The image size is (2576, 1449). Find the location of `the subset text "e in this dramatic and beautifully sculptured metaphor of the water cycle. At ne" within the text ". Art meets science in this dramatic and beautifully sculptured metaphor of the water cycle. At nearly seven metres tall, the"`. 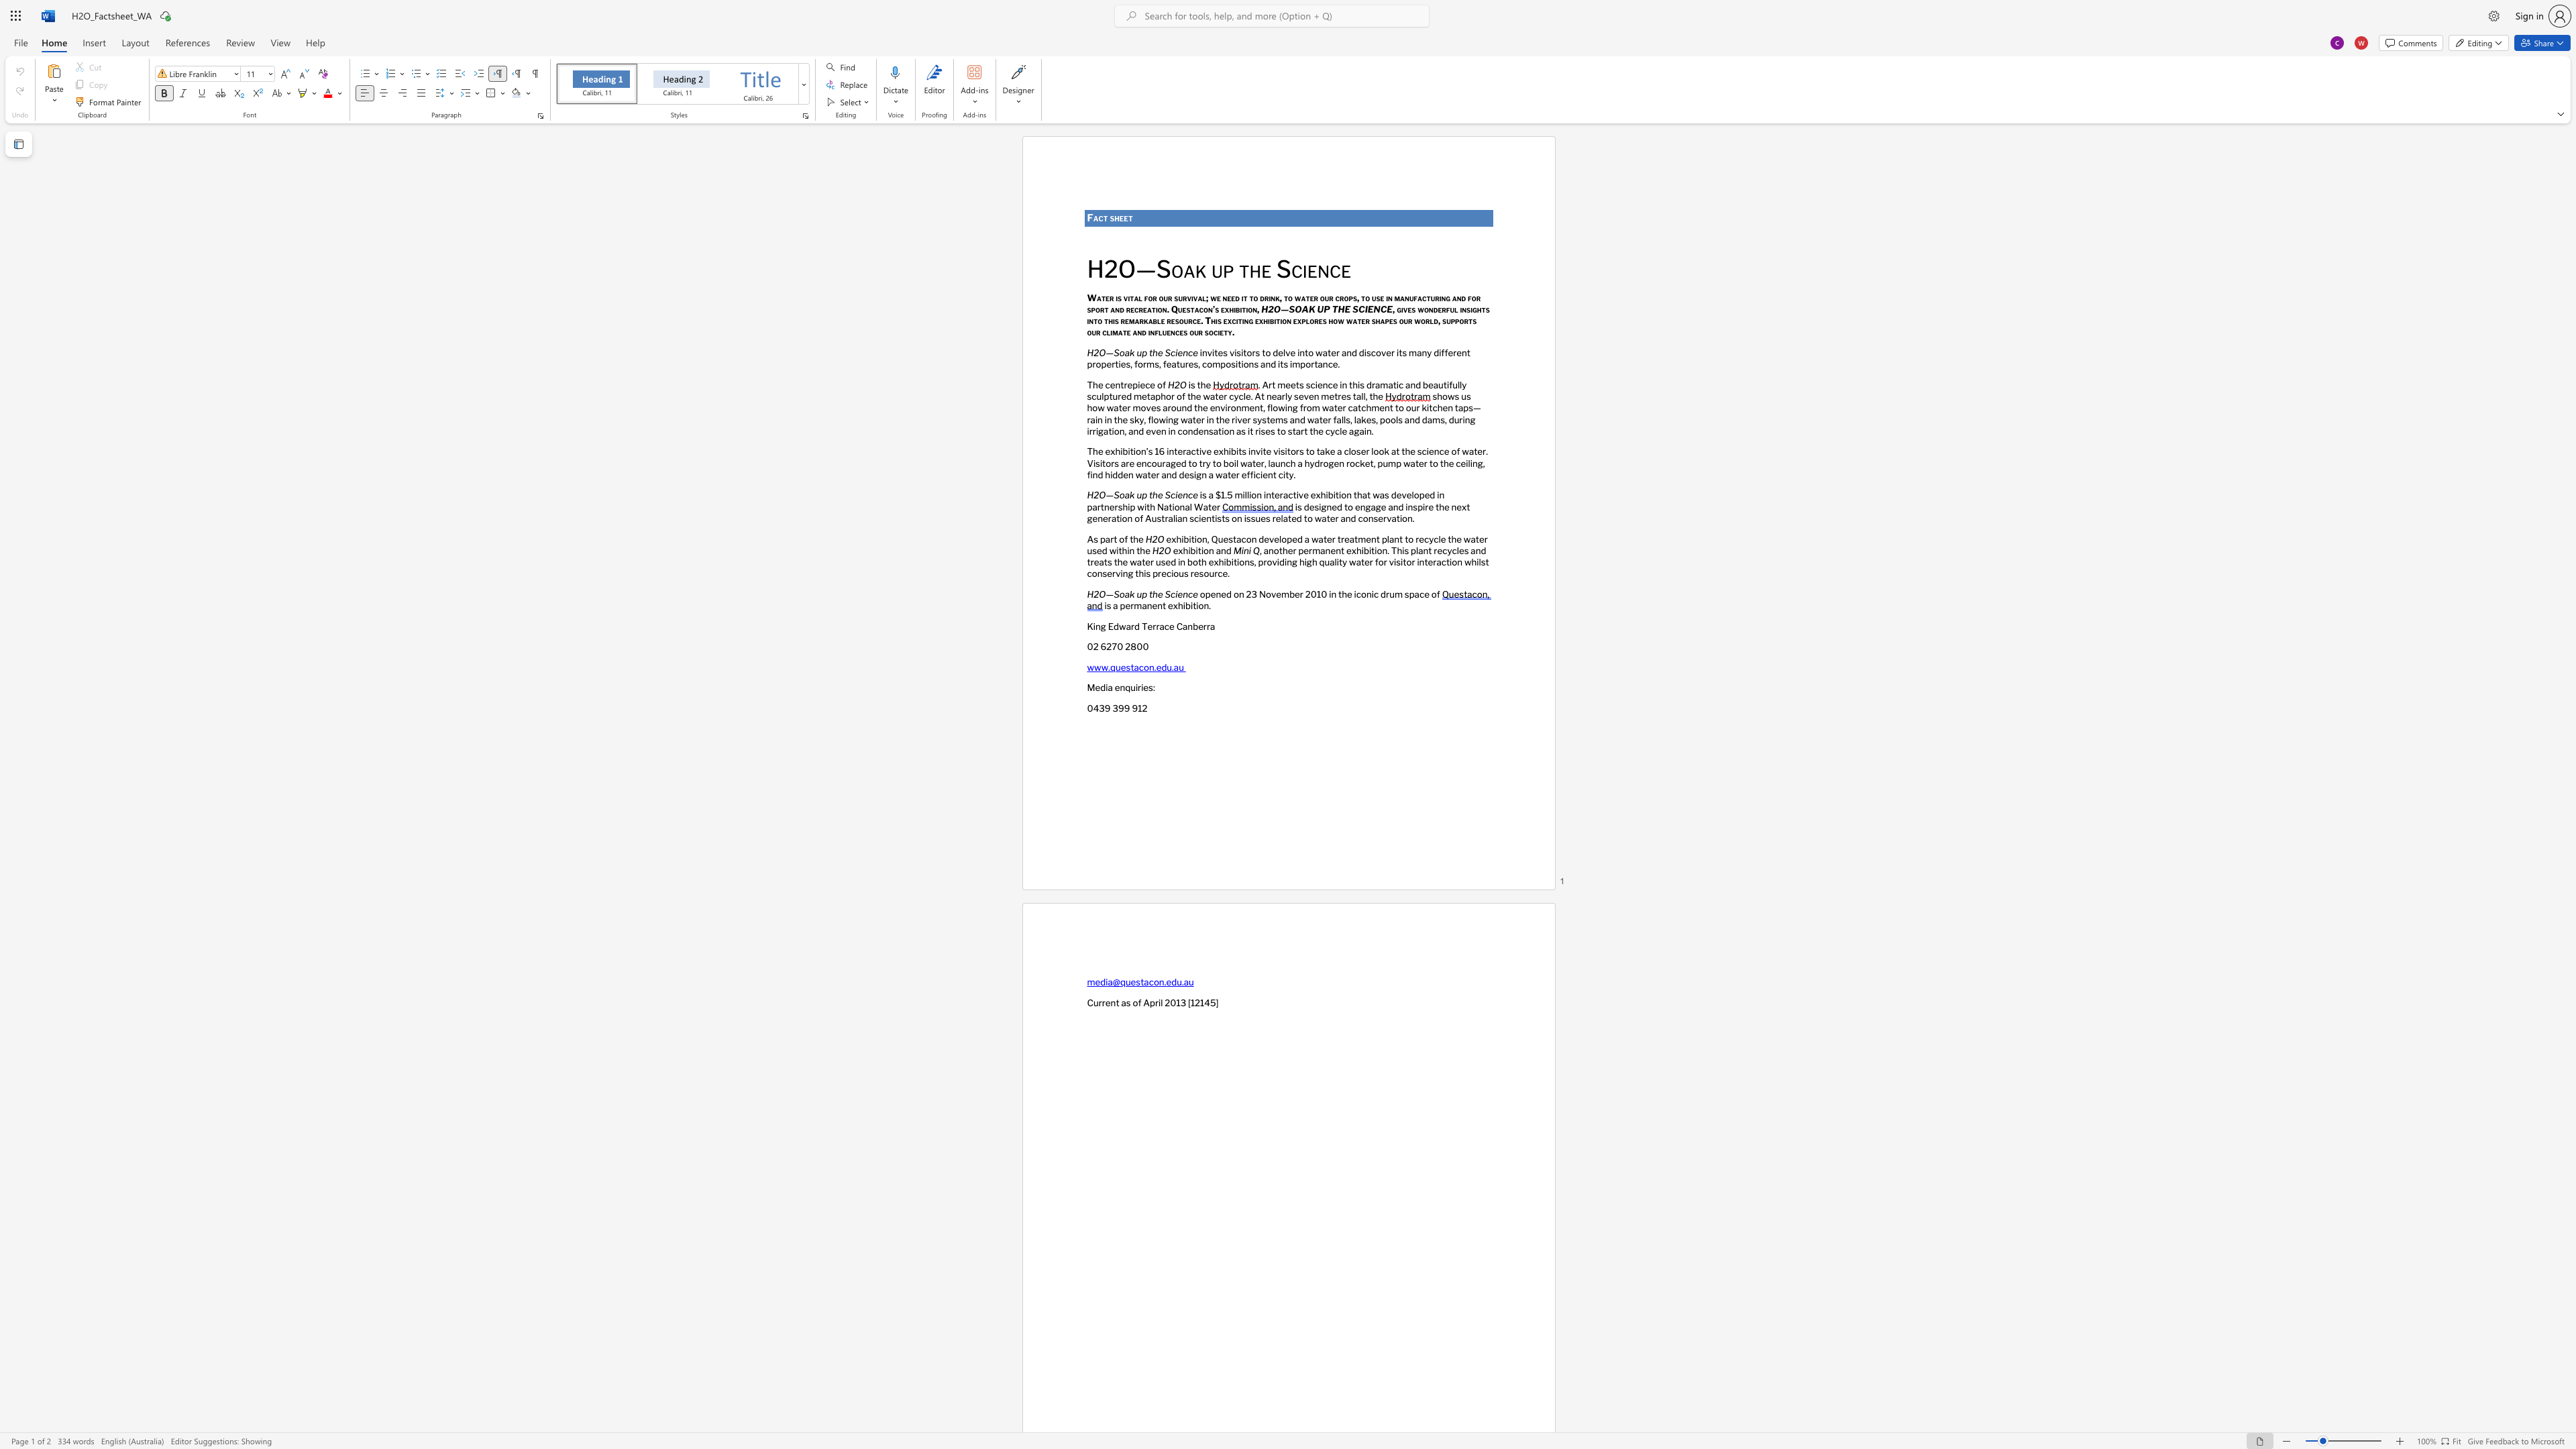

the subset text "e in this dramatic and beautifully sculptured metaphor of the water cycle. At ne" within the text ". Art meets science in this dramatic and beautifully sculptured metaphor of the water cycle. At nearly seven metres tall, the" is located at coordinates (1332, 384).